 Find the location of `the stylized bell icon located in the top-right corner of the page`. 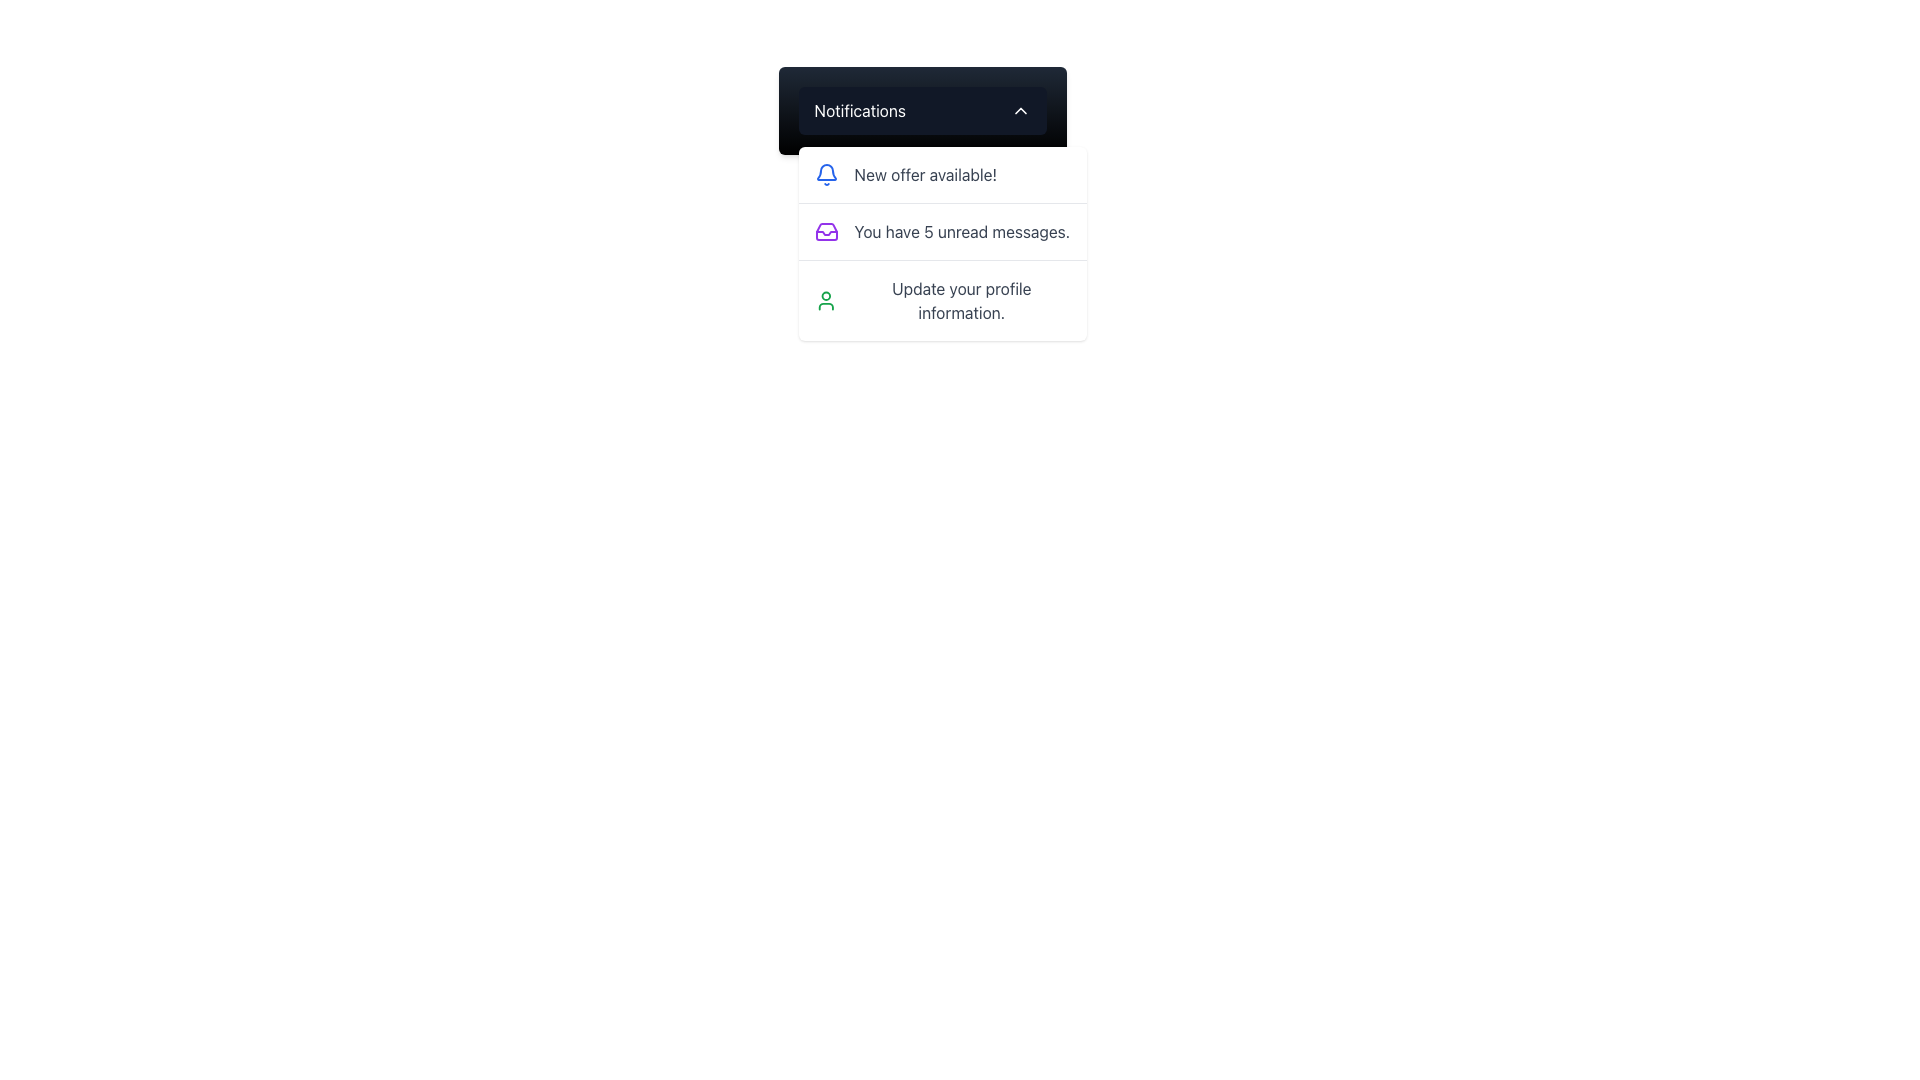

the stylized bell icon located in the top-right corner of the page is located at coordinates (826, 171).